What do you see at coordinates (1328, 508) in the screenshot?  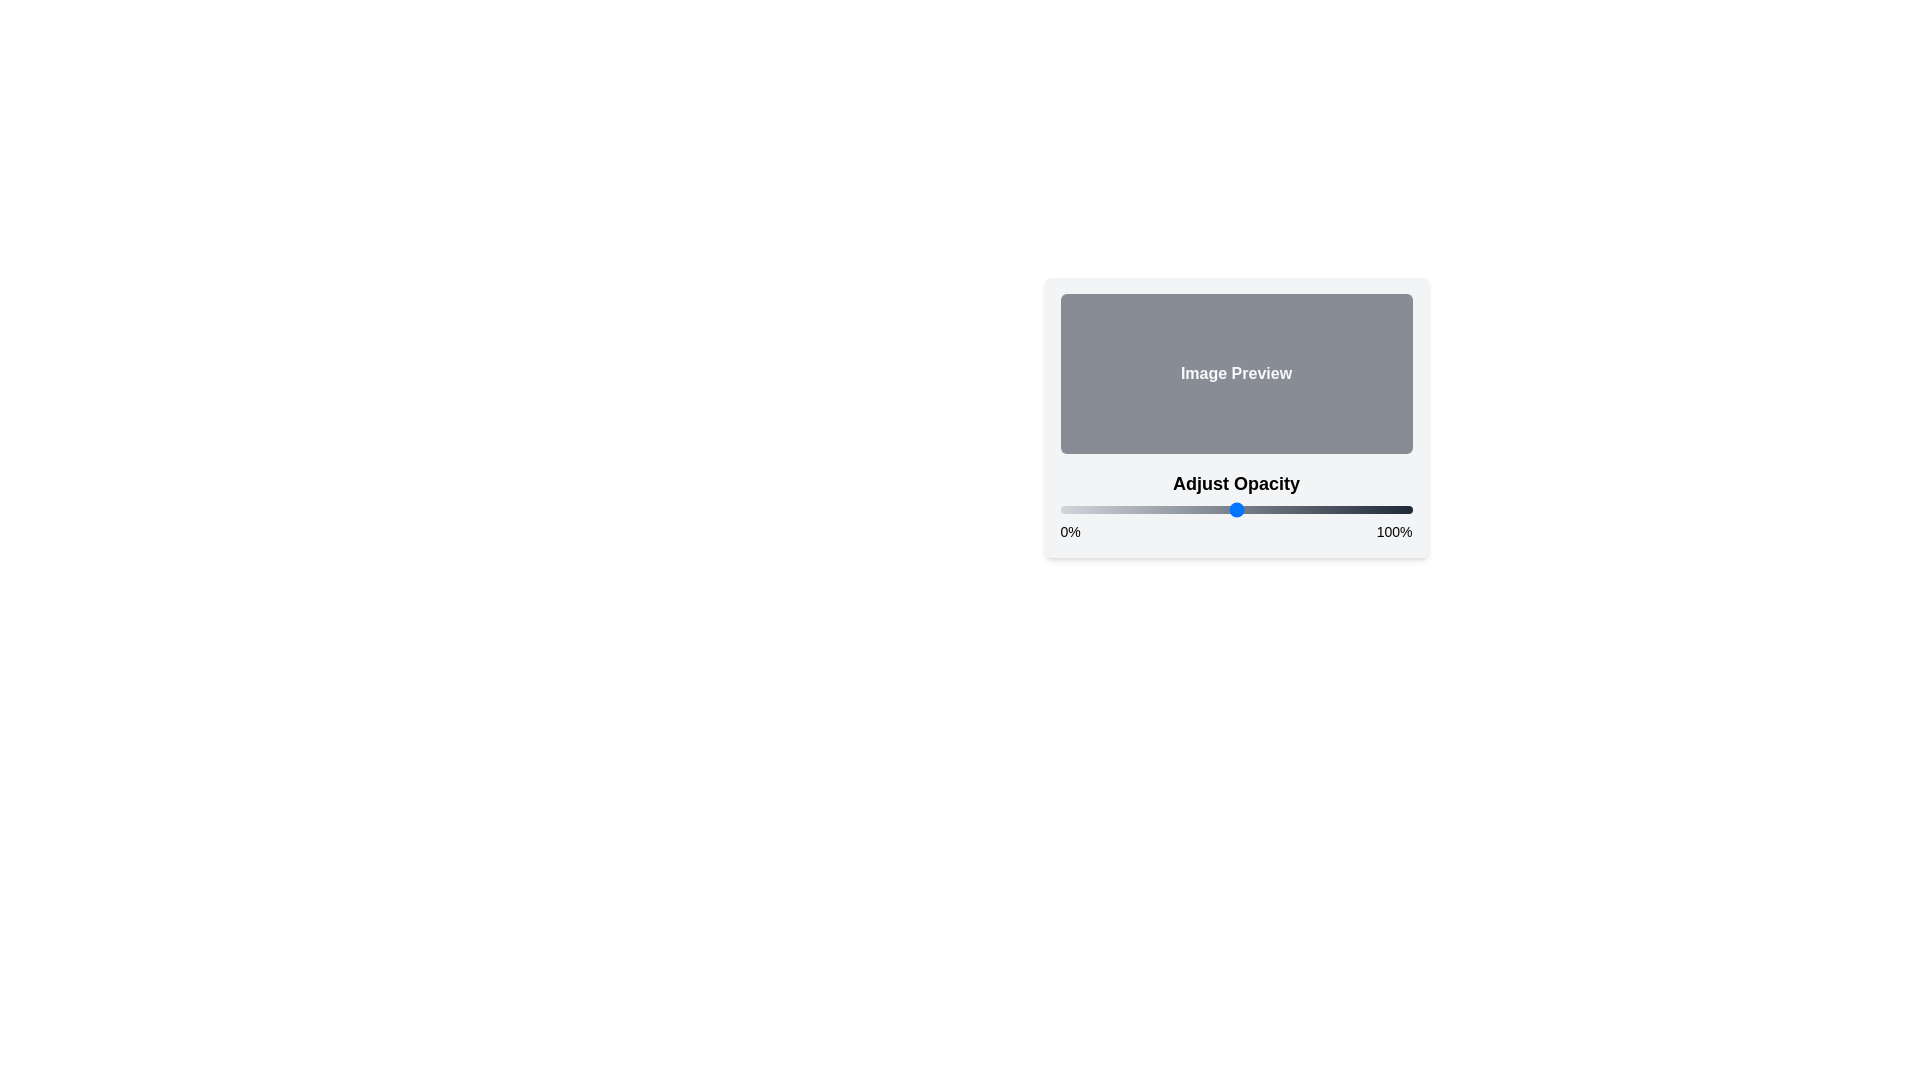 I see `slider value` at bounding box center [1328, 508].